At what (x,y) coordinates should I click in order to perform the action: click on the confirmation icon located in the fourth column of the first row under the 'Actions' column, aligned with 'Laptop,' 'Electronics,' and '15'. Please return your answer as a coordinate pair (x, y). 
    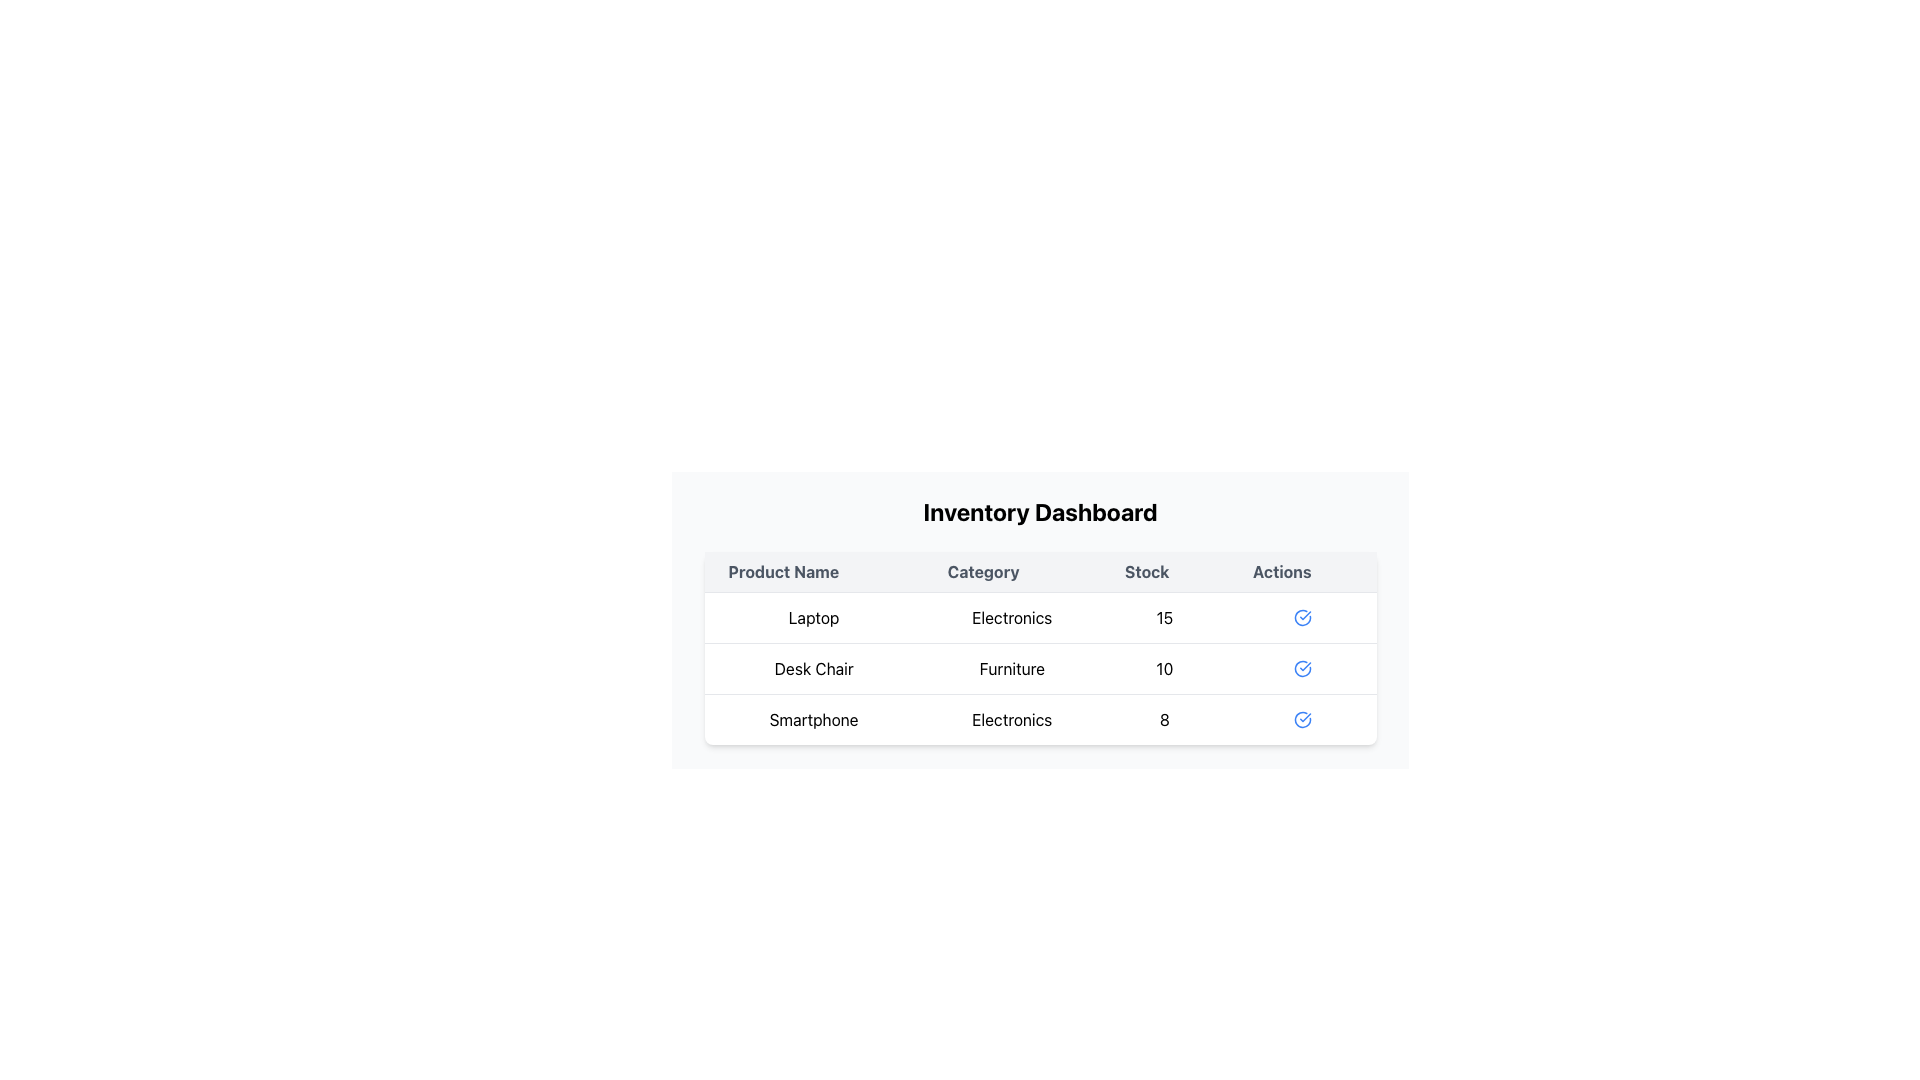
    Looking at the image, I should click on (1301, 616).